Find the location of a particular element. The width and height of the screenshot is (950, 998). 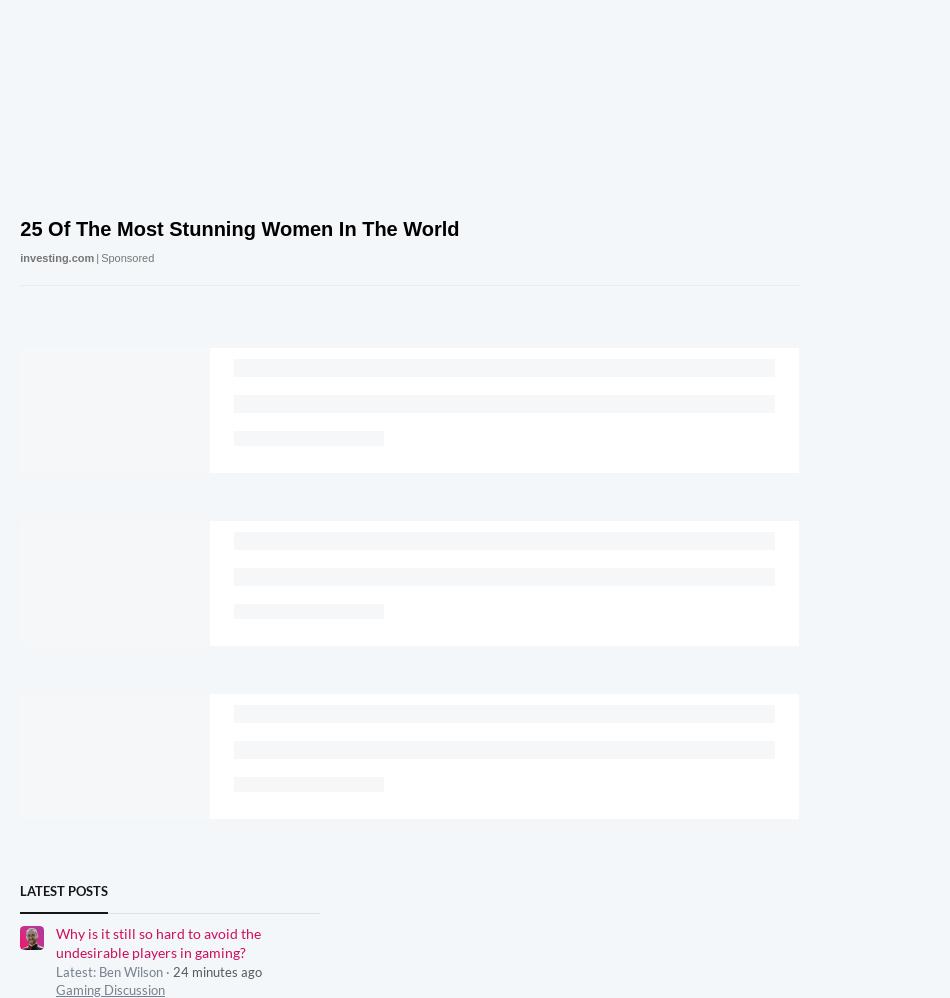

'Windows Central' is located at coordinates (743, 889).